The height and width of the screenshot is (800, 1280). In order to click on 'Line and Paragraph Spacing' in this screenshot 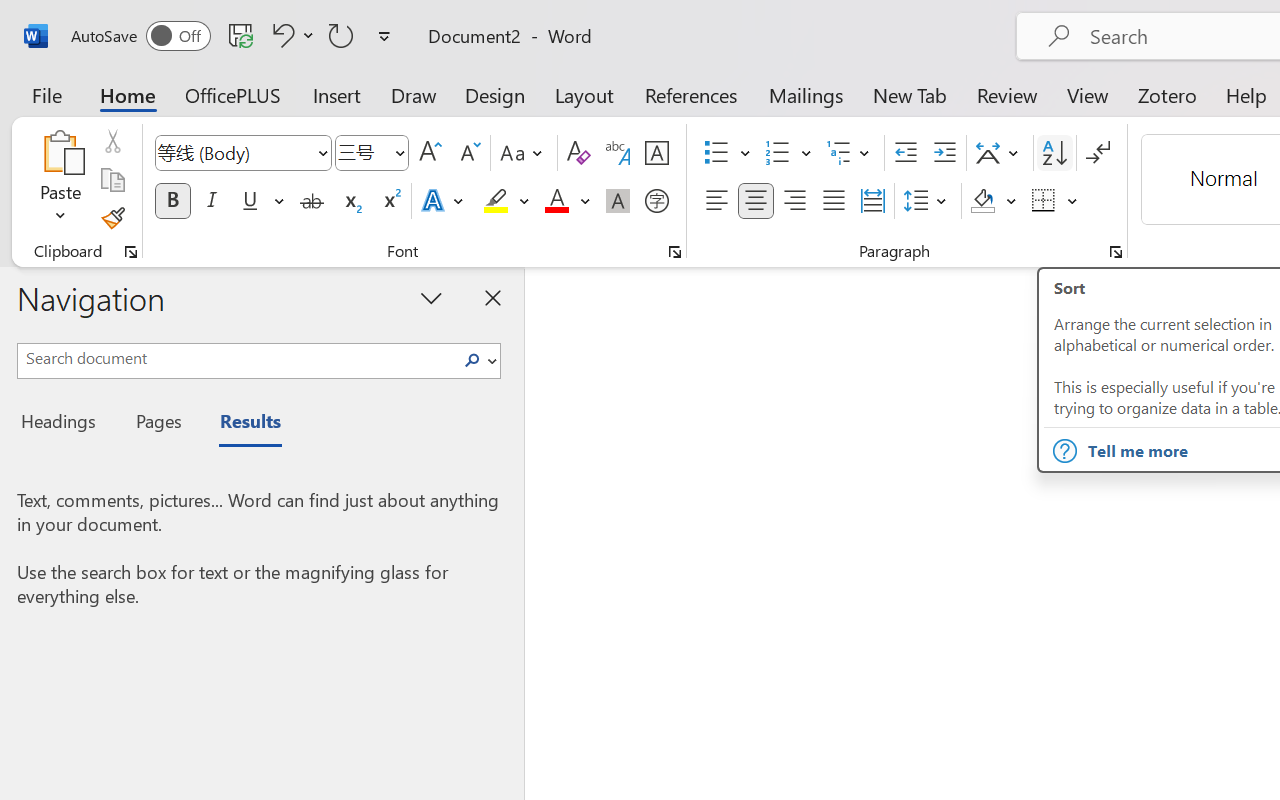, I will do `click(927, 201)`.